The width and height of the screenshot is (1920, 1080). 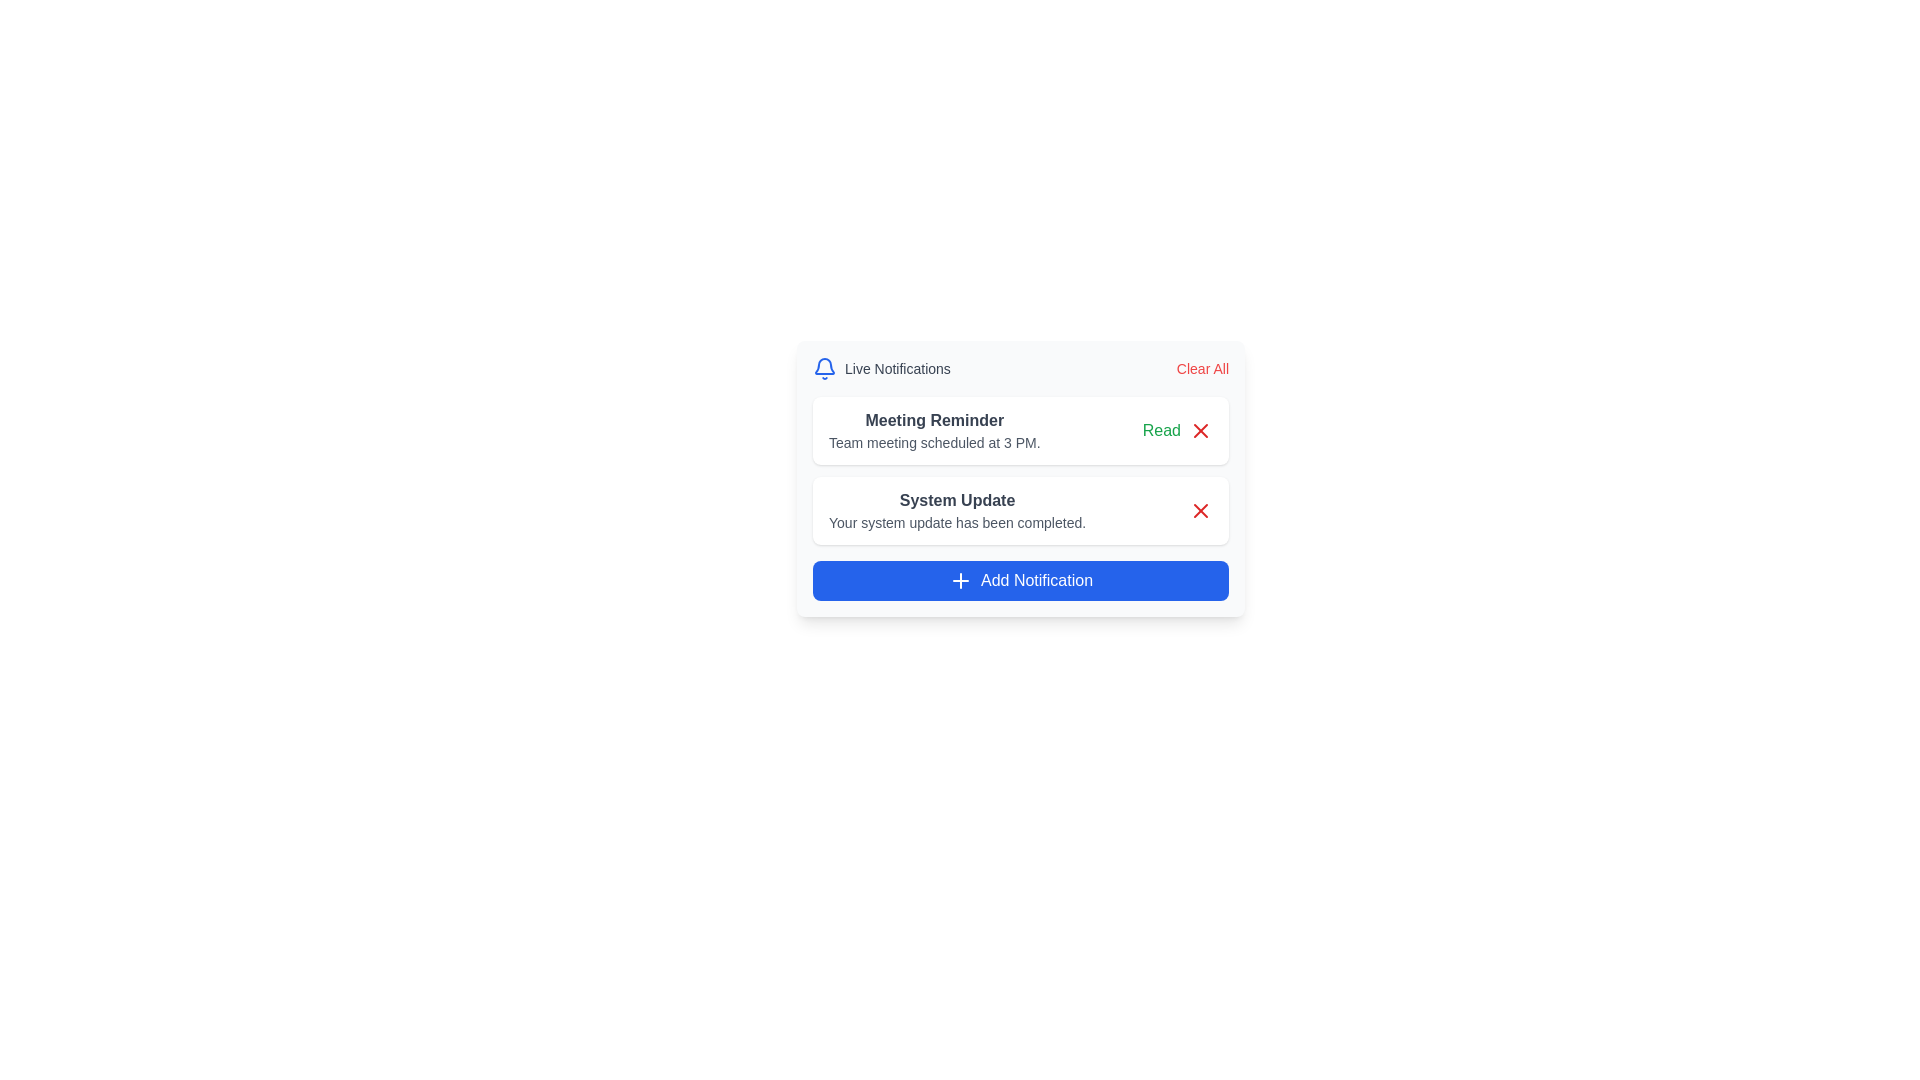 I want to click on the 'Live Notifications' text element with the adjacent blue notification bell icon, located in the upper-left section of a notification card, so click(x=880, y=369).